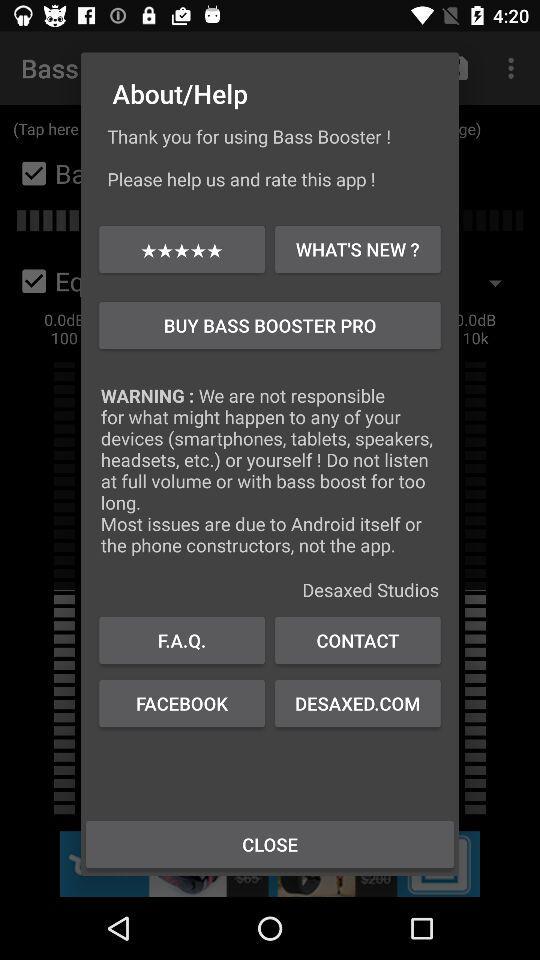 This screenshot has width=540, height=960. I want to click on icon to the right of the f.a.q., so click(356, 639).